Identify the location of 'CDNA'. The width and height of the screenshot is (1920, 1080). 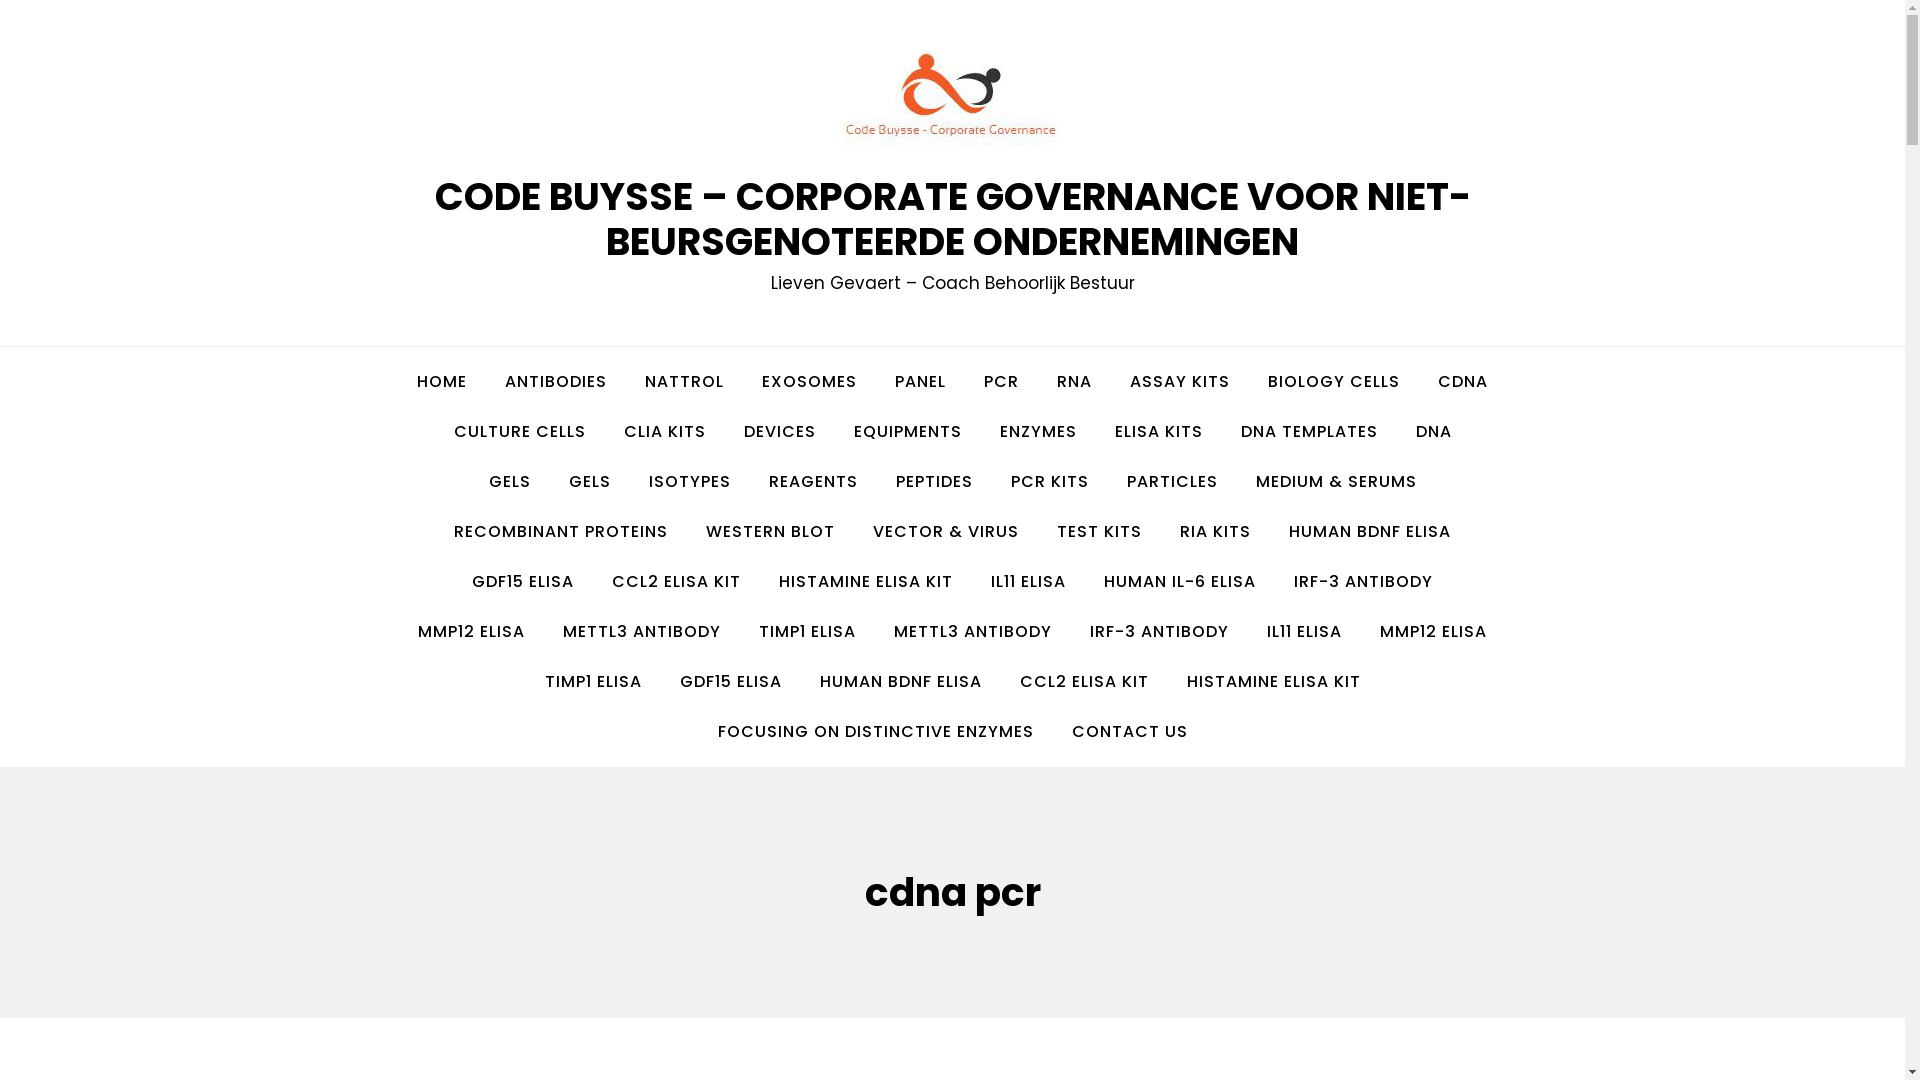
(1463, 381).